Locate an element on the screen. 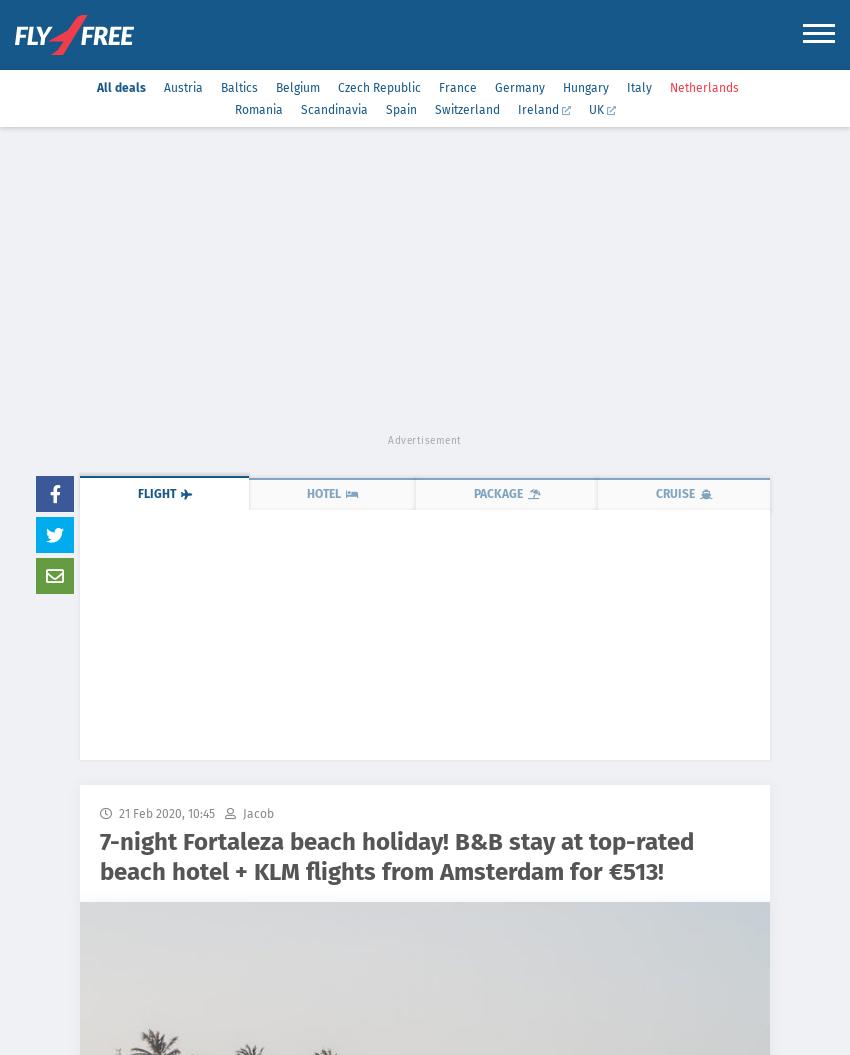  'Czech Republic' is located at coordinates (377, 86).